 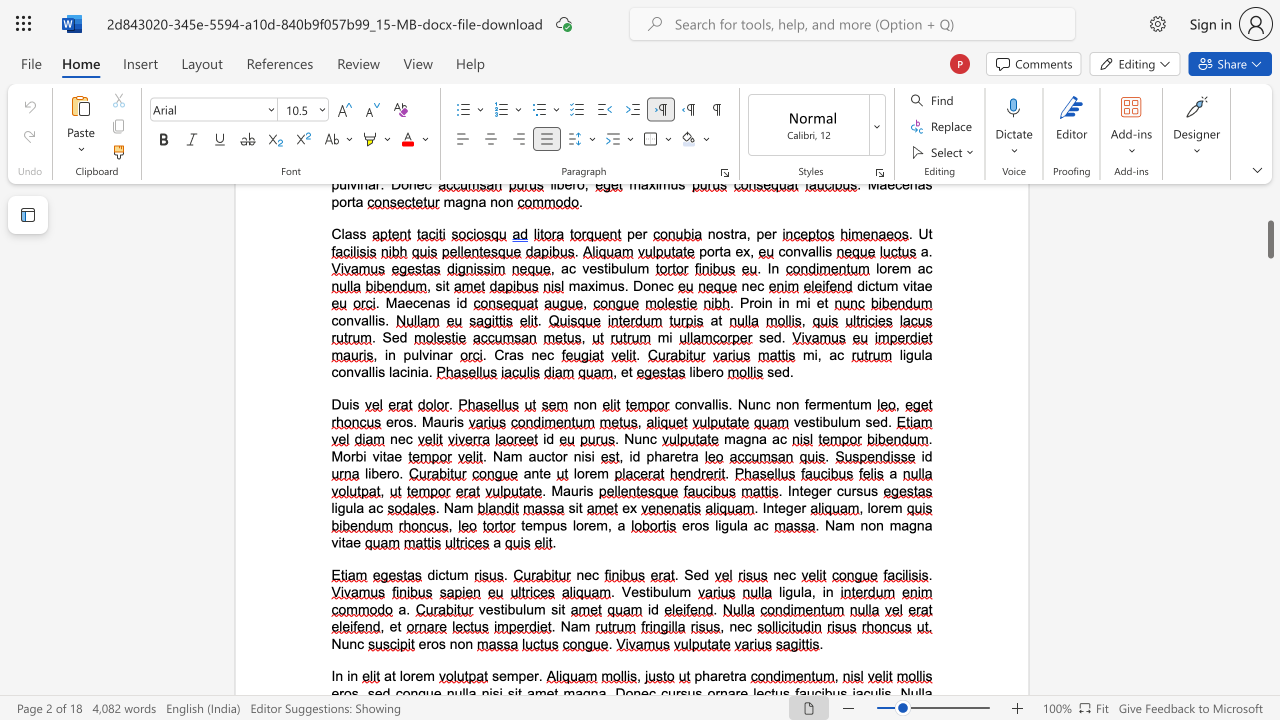 I want to click on the 1th character "i" in the text, so click(x=651, y=591).